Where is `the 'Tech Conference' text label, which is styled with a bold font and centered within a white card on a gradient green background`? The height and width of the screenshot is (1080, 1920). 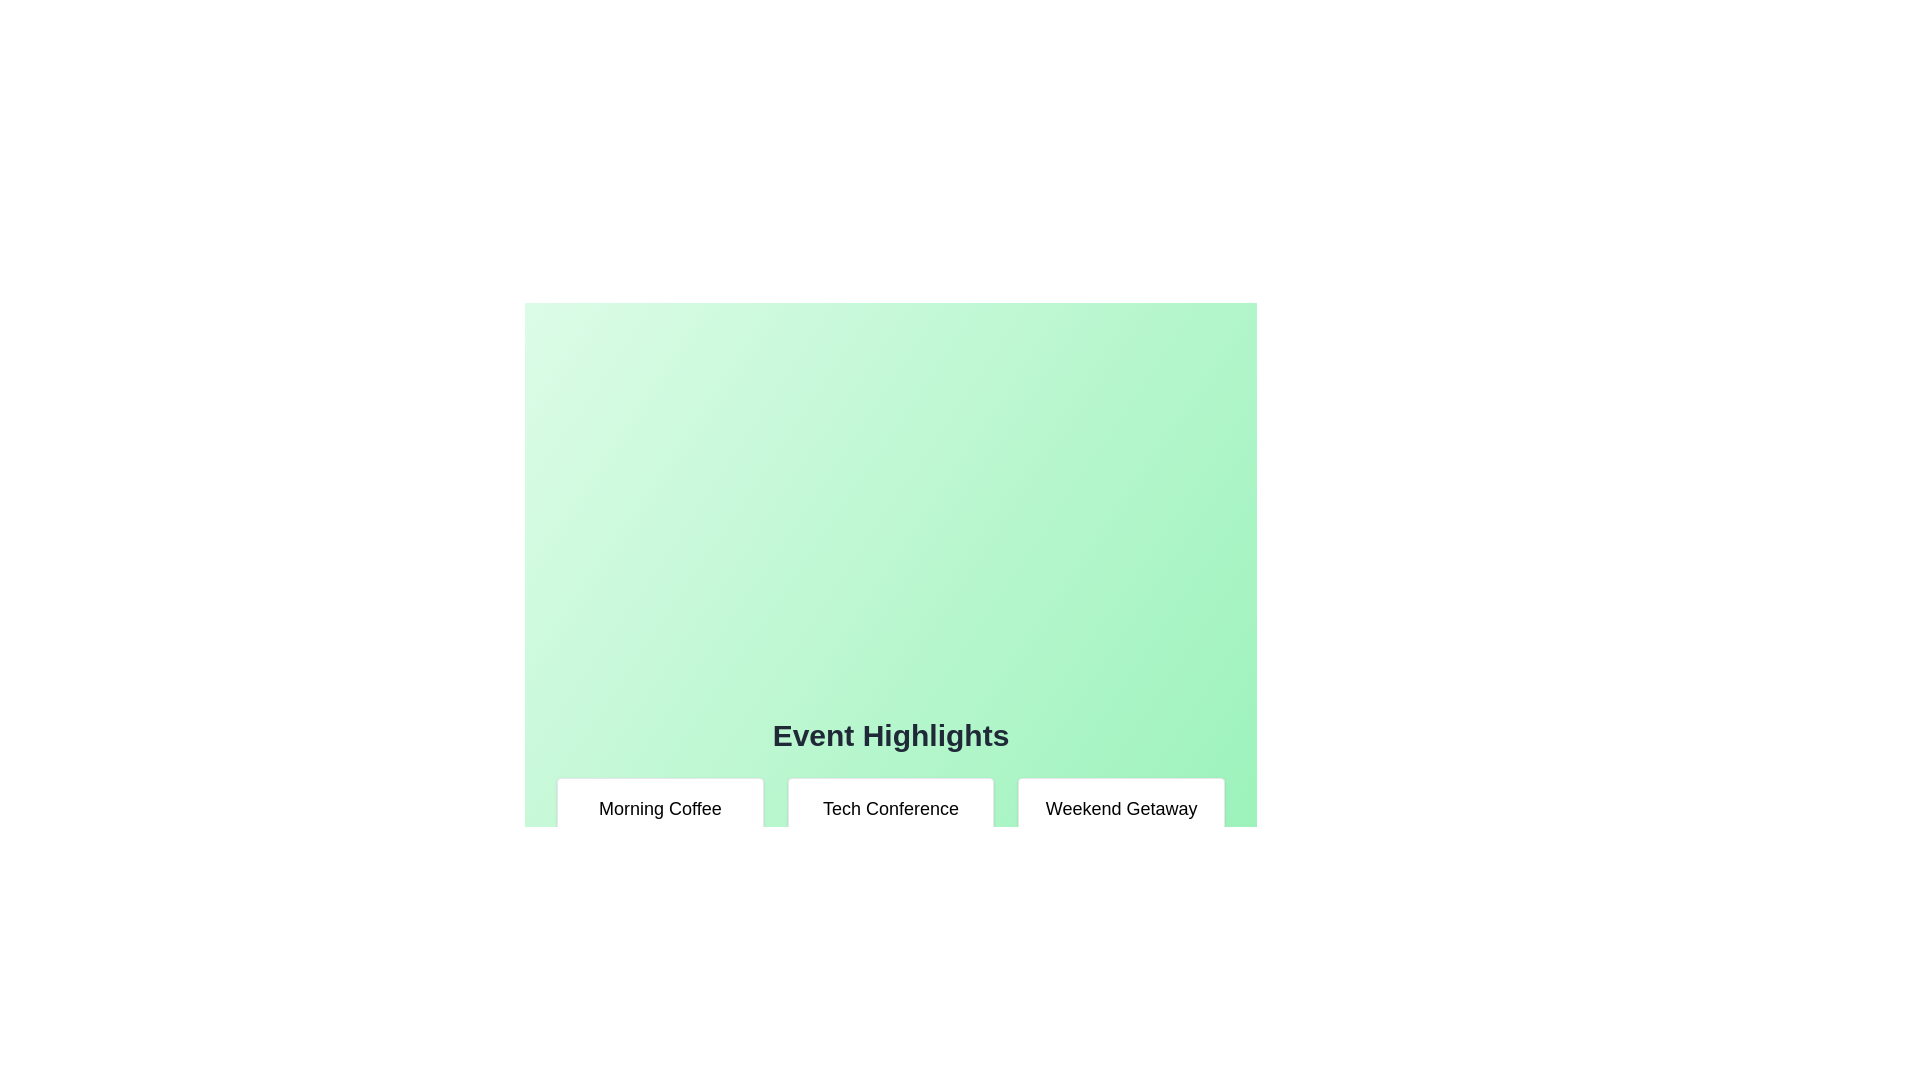
the 'Tech Conference' text label, which is styled with a bold font and centered within a white card on a gradient green background is located at coordinates (890, 808).